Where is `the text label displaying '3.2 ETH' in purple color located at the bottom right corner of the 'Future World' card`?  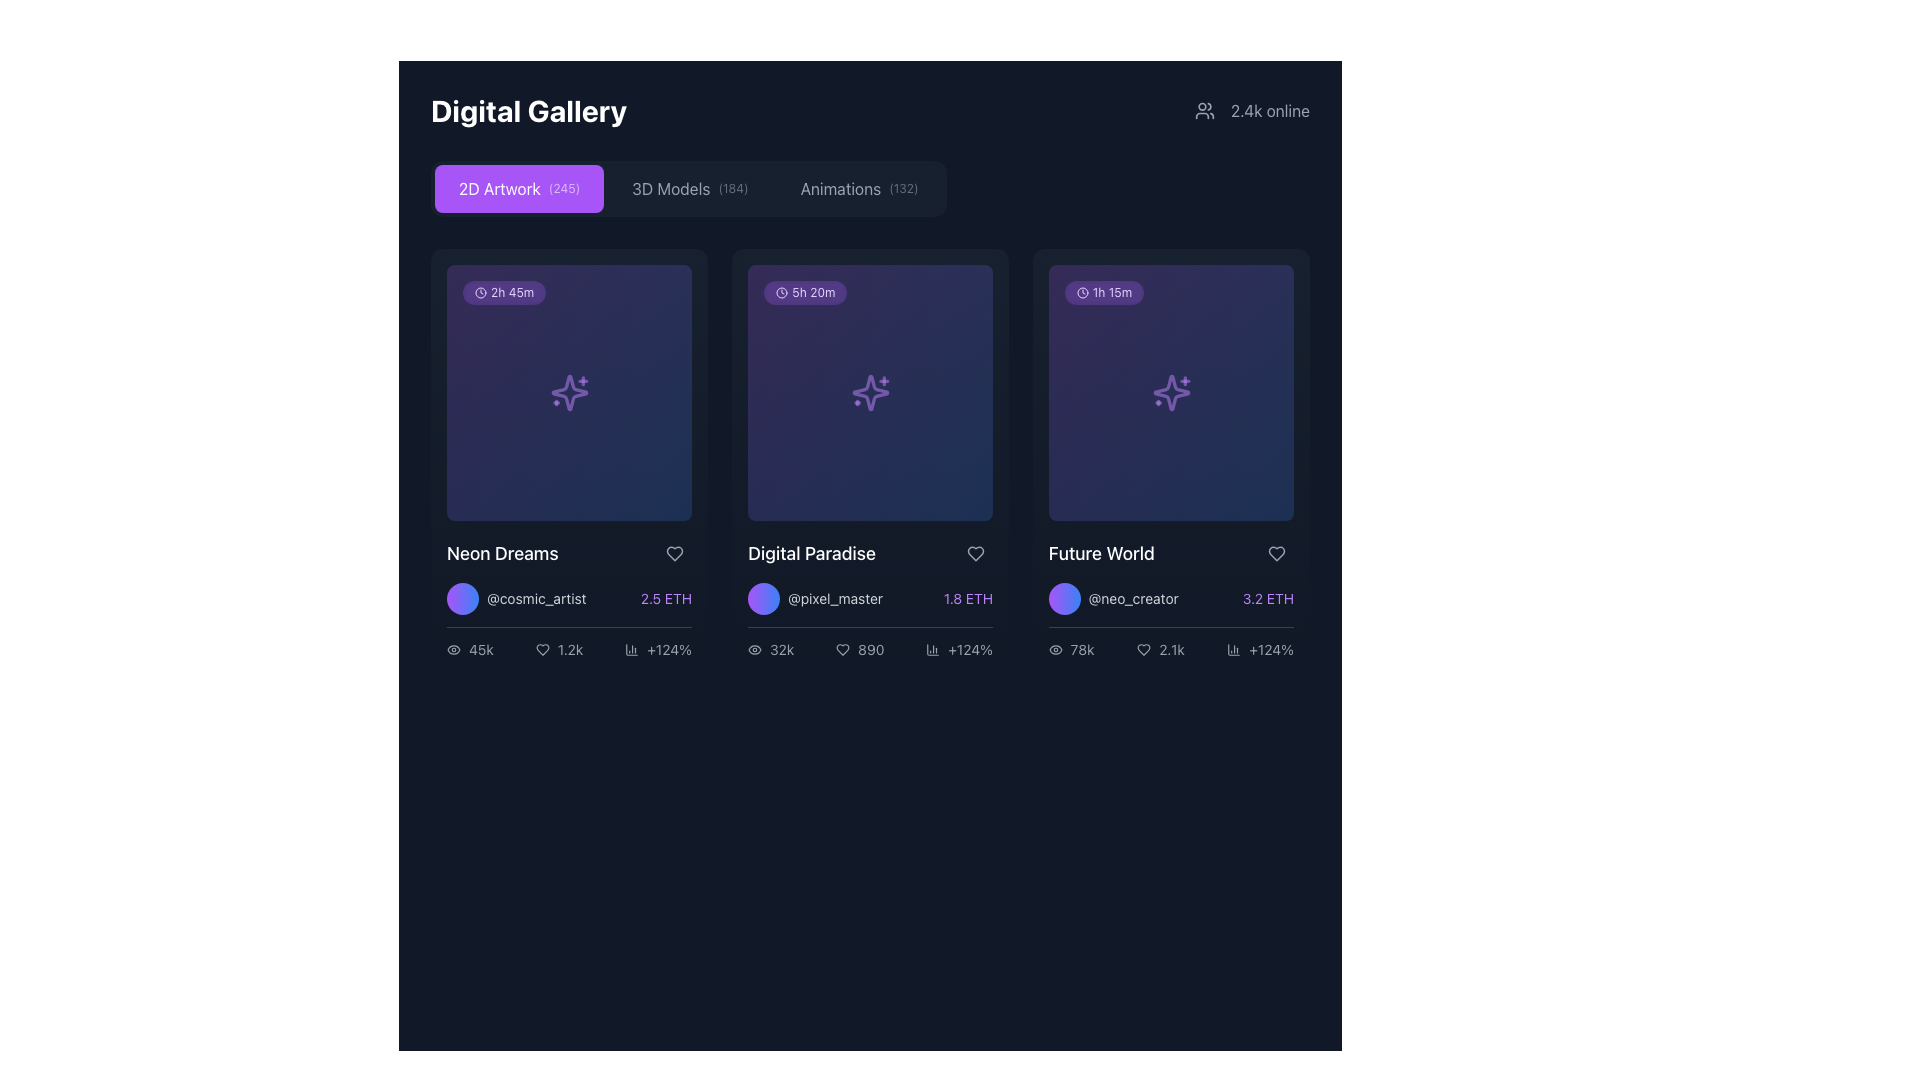 the text label displaying '3.2 ETH' in purple color located at the bottom right corner of the 'Future World' card is located at coordinates (1267, 597).